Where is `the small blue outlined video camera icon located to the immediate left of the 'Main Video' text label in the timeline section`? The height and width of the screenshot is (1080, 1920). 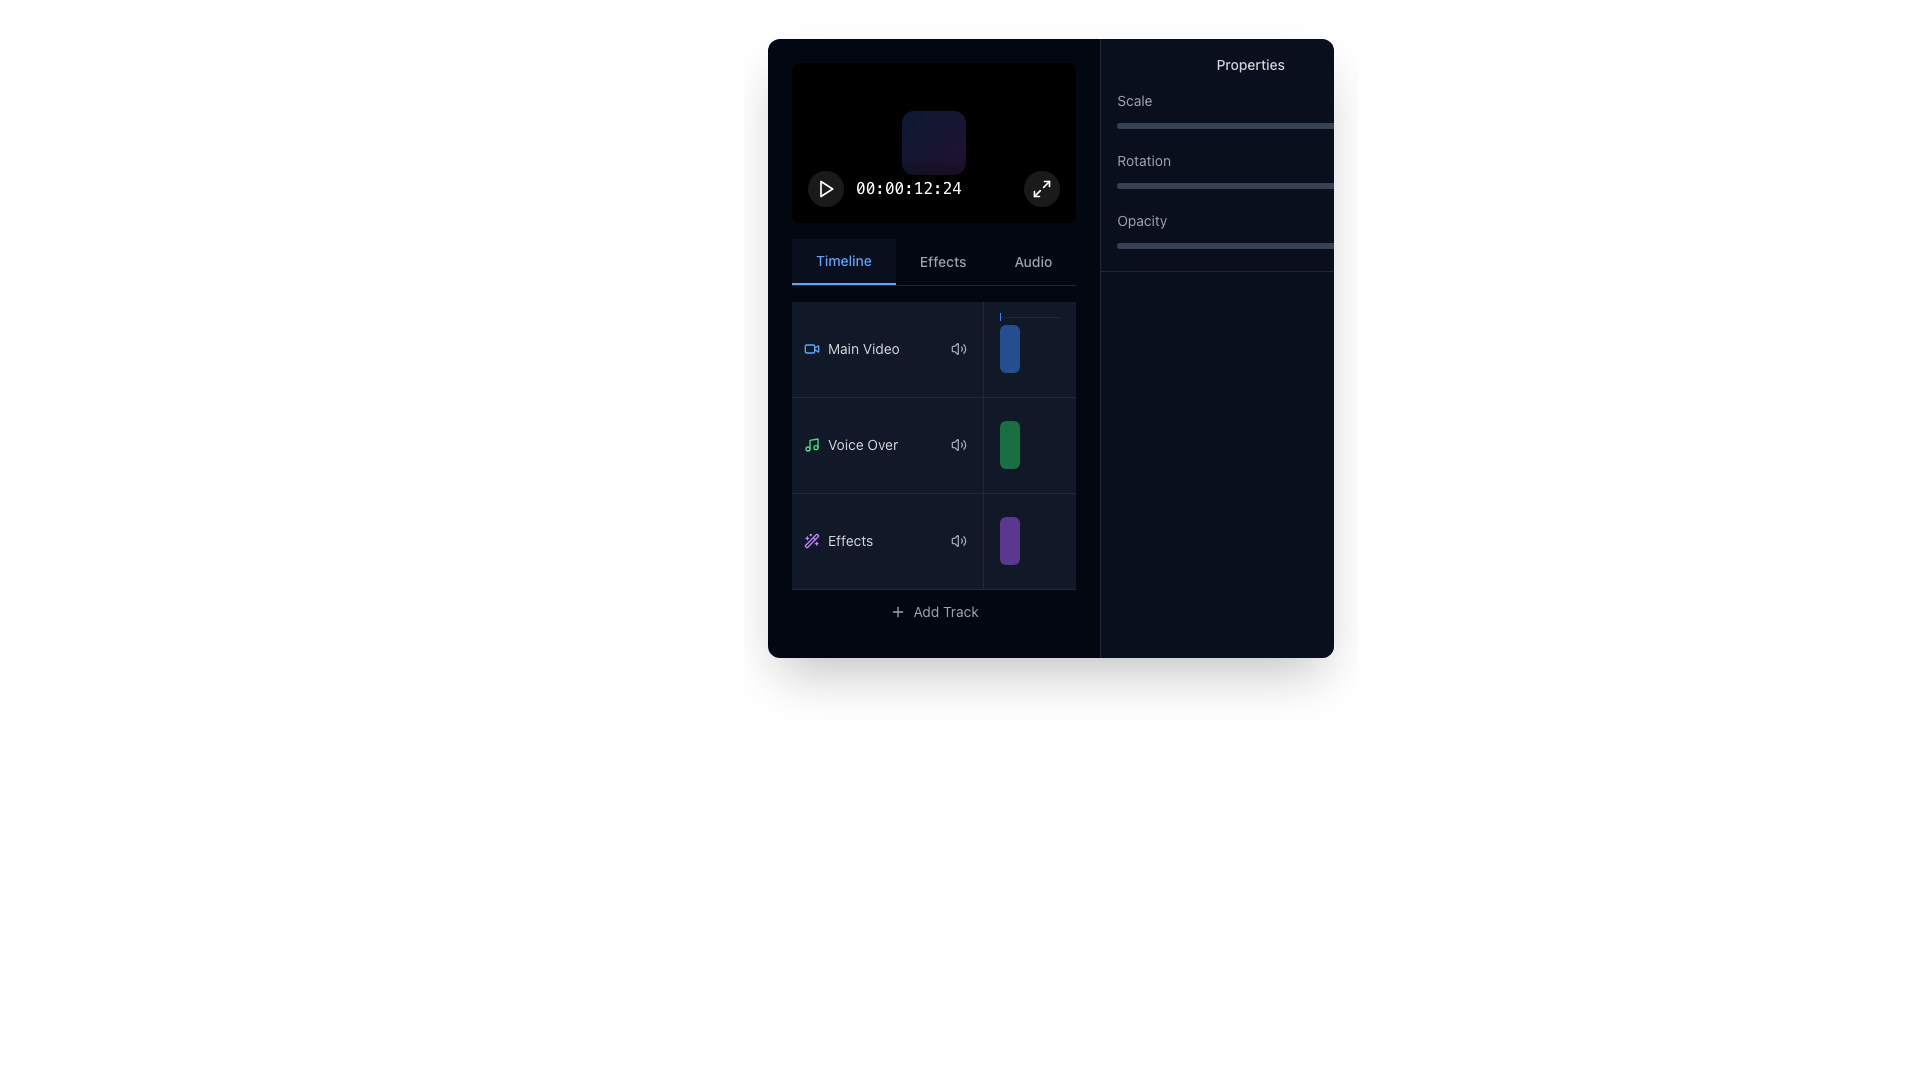
the small blue outlined video camera icon located to the immediate left of the 'Main Video' text label in the timeline section is located at coordinates (811, 347).